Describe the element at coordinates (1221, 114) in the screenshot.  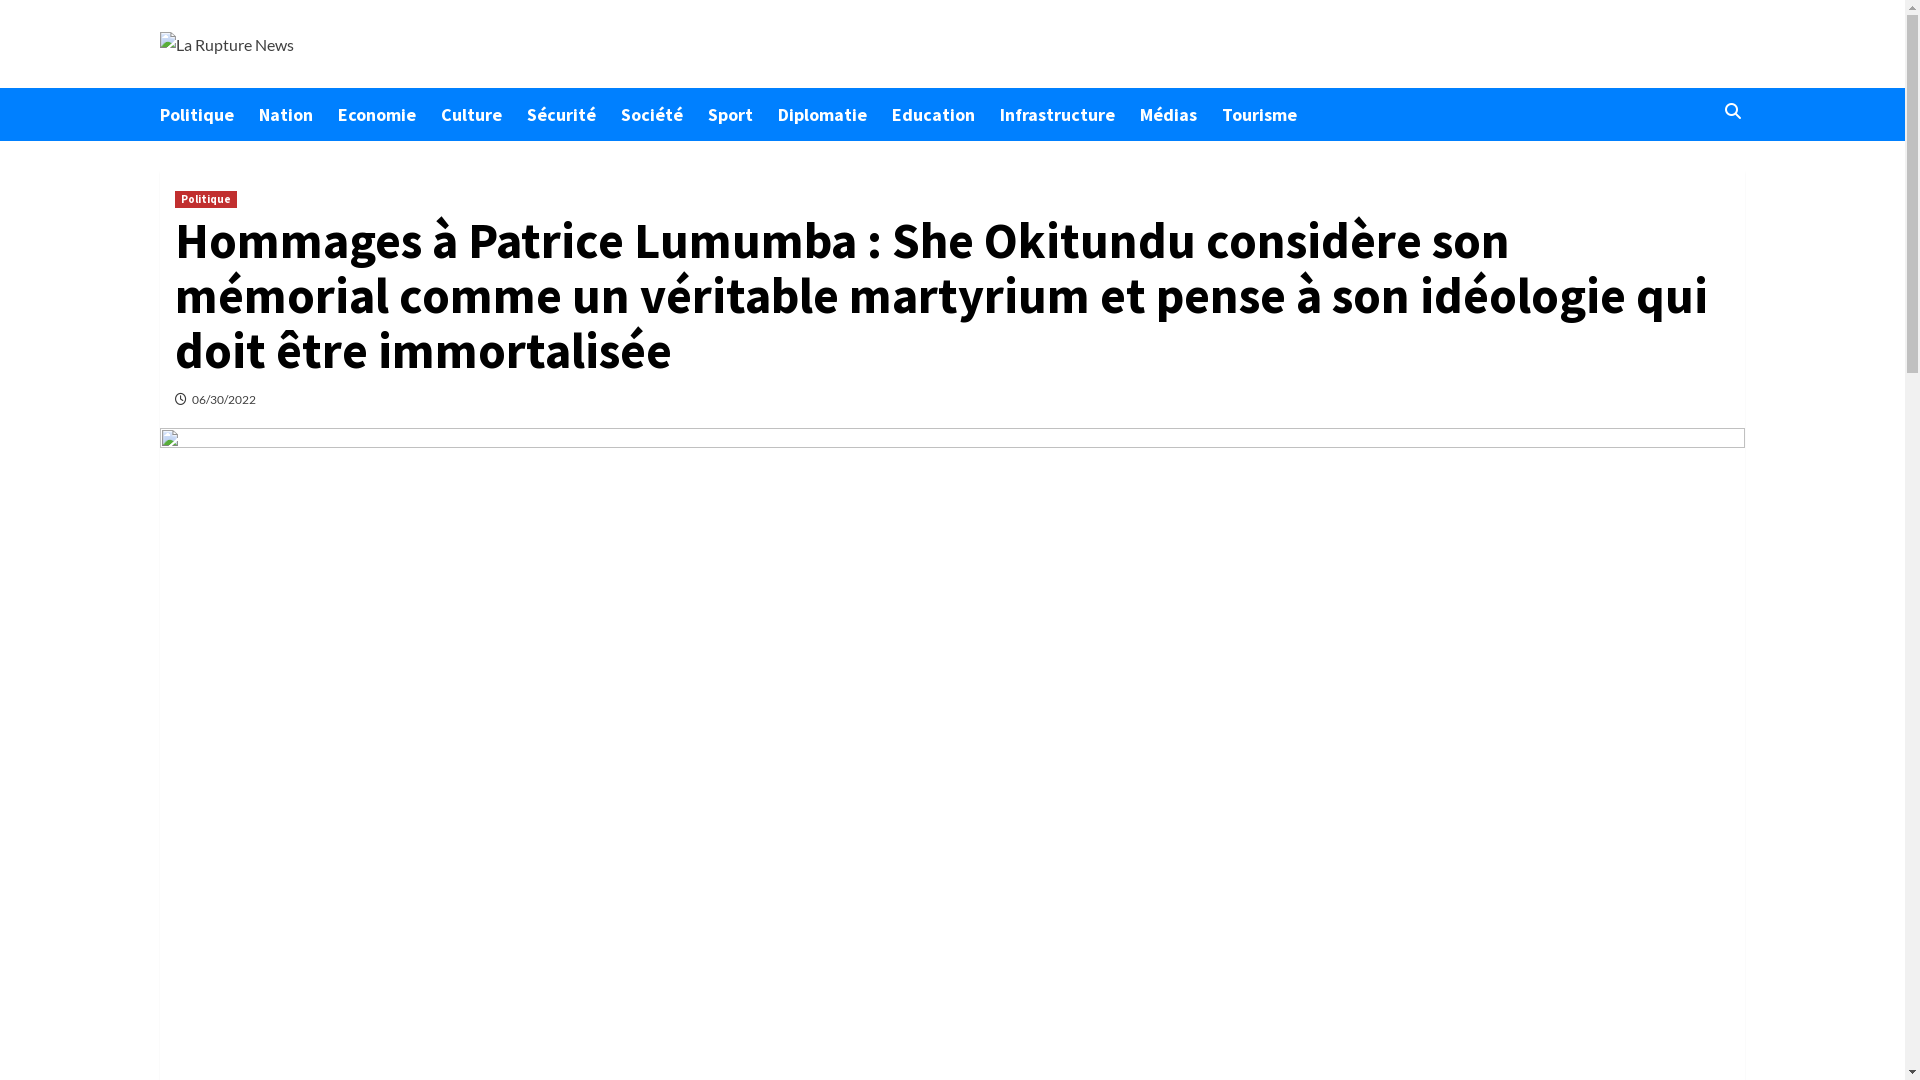
I see `'Tourisme'` at that location.